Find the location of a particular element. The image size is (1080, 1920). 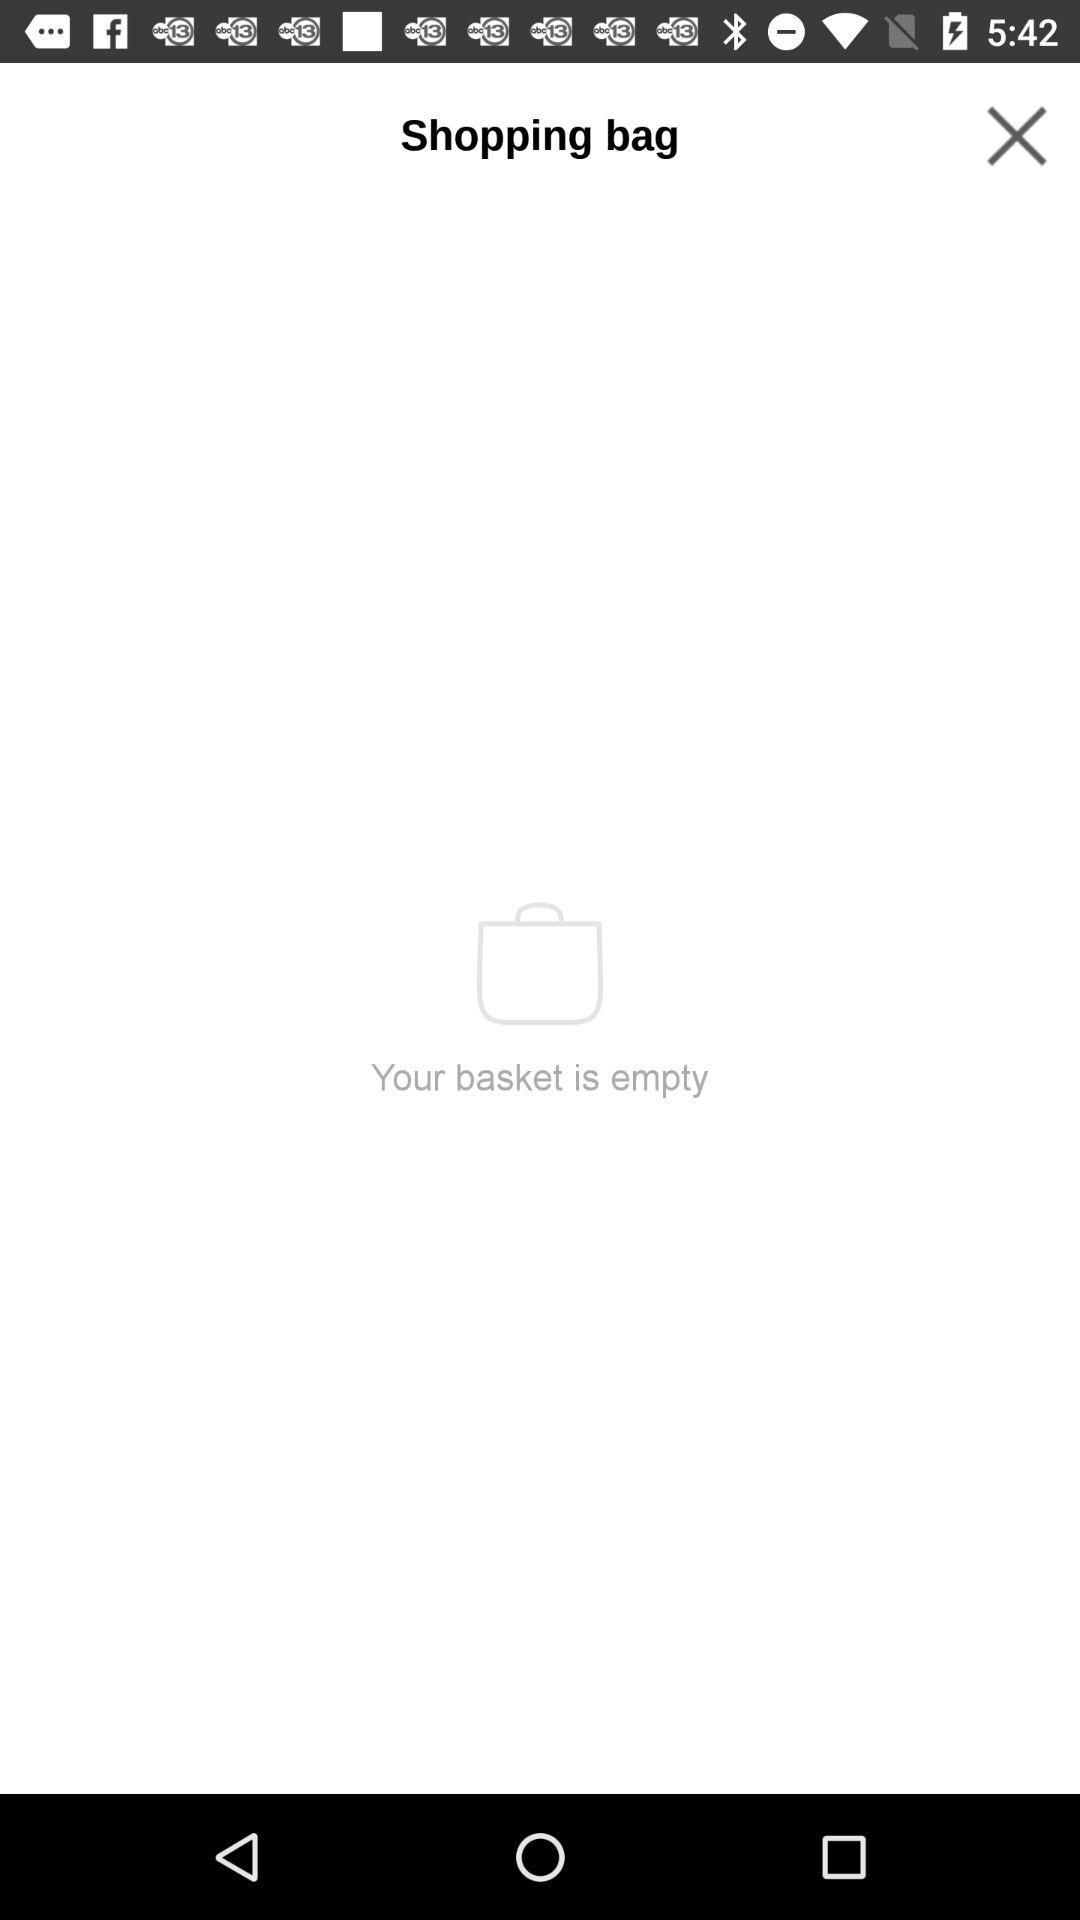

item next to the shopping bag icon is located at coordinates (1017, 135).